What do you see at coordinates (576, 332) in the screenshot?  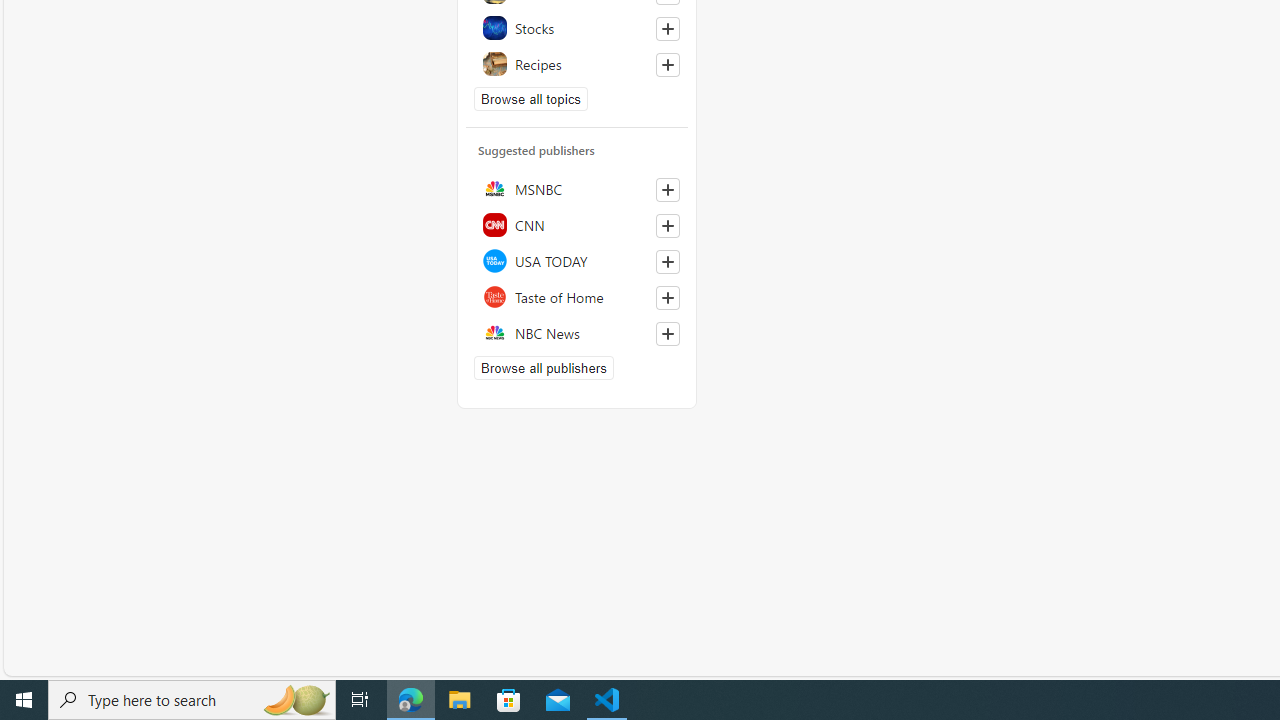 I see `'NBC News'` at bounding box center [576, 332].